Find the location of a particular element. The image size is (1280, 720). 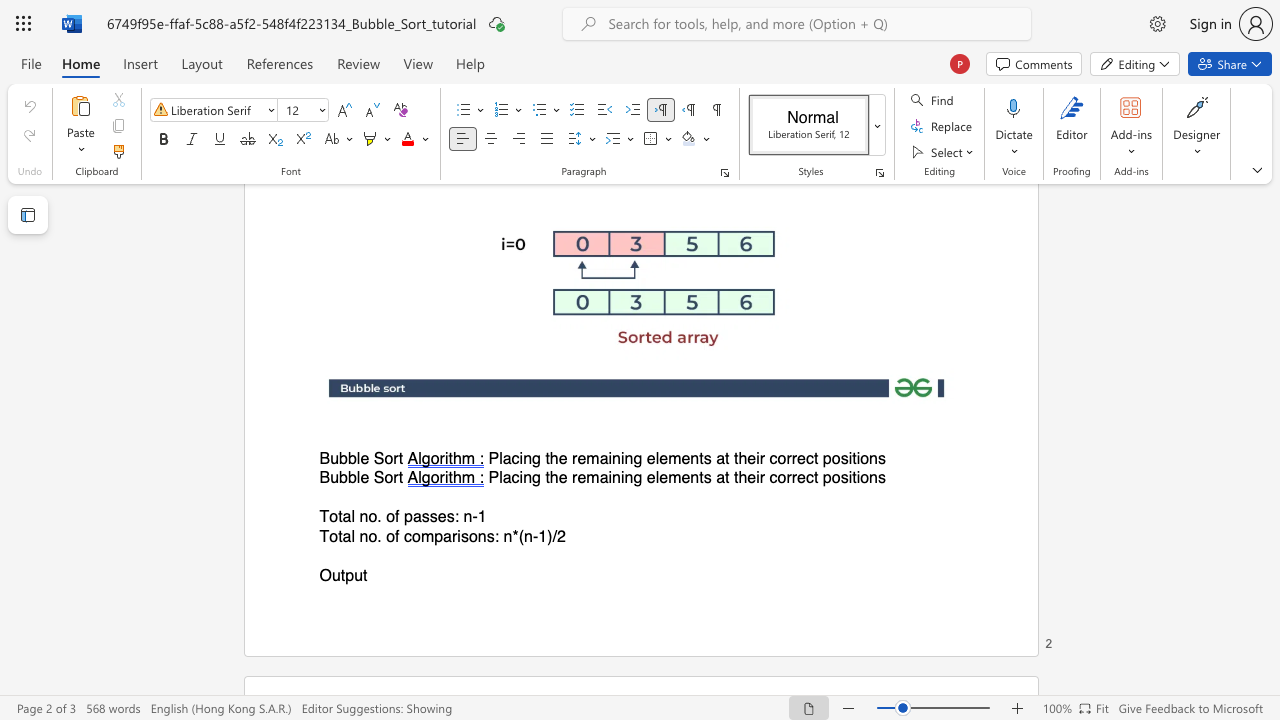

the space between the continuous character "n" and "*" in the text is located at coordinates (511, 535).